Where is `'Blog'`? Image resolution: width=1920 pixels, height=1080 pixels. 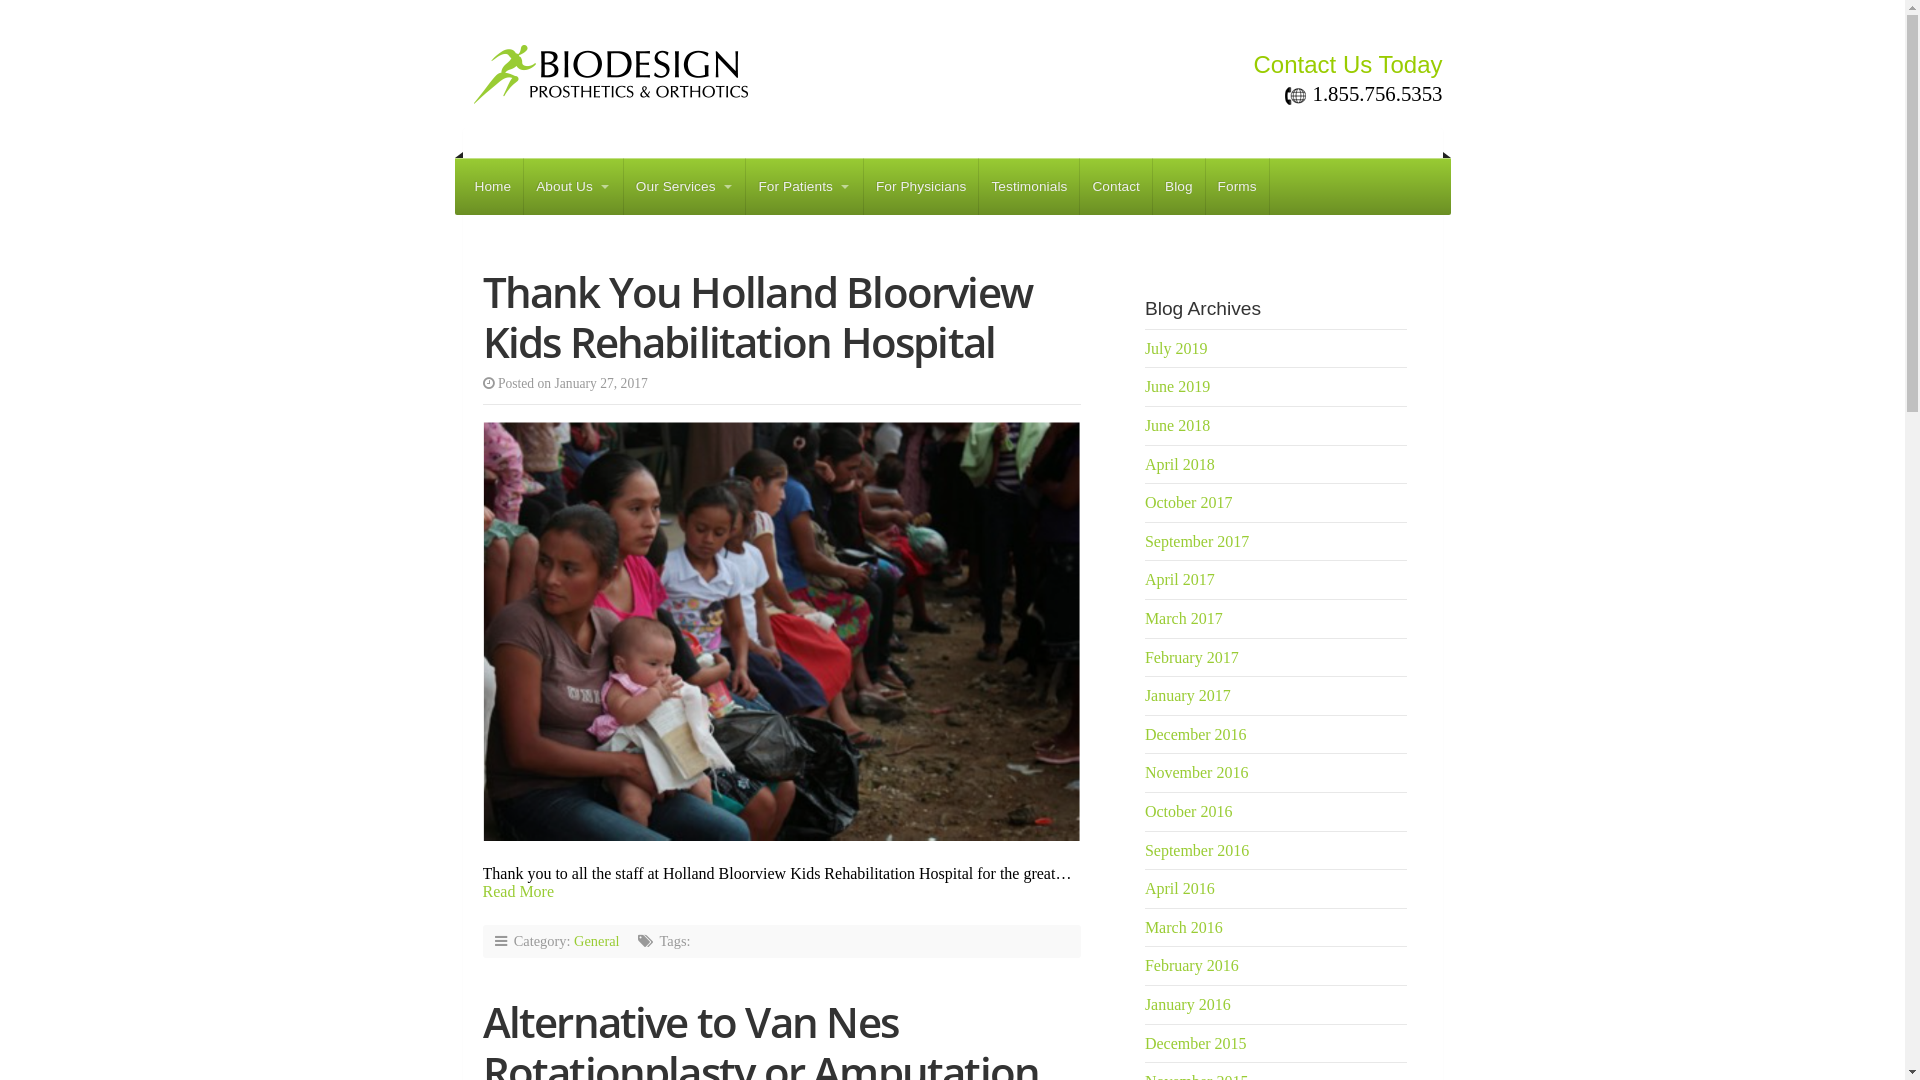 'Blog' is located at coordinates (1179, 186).